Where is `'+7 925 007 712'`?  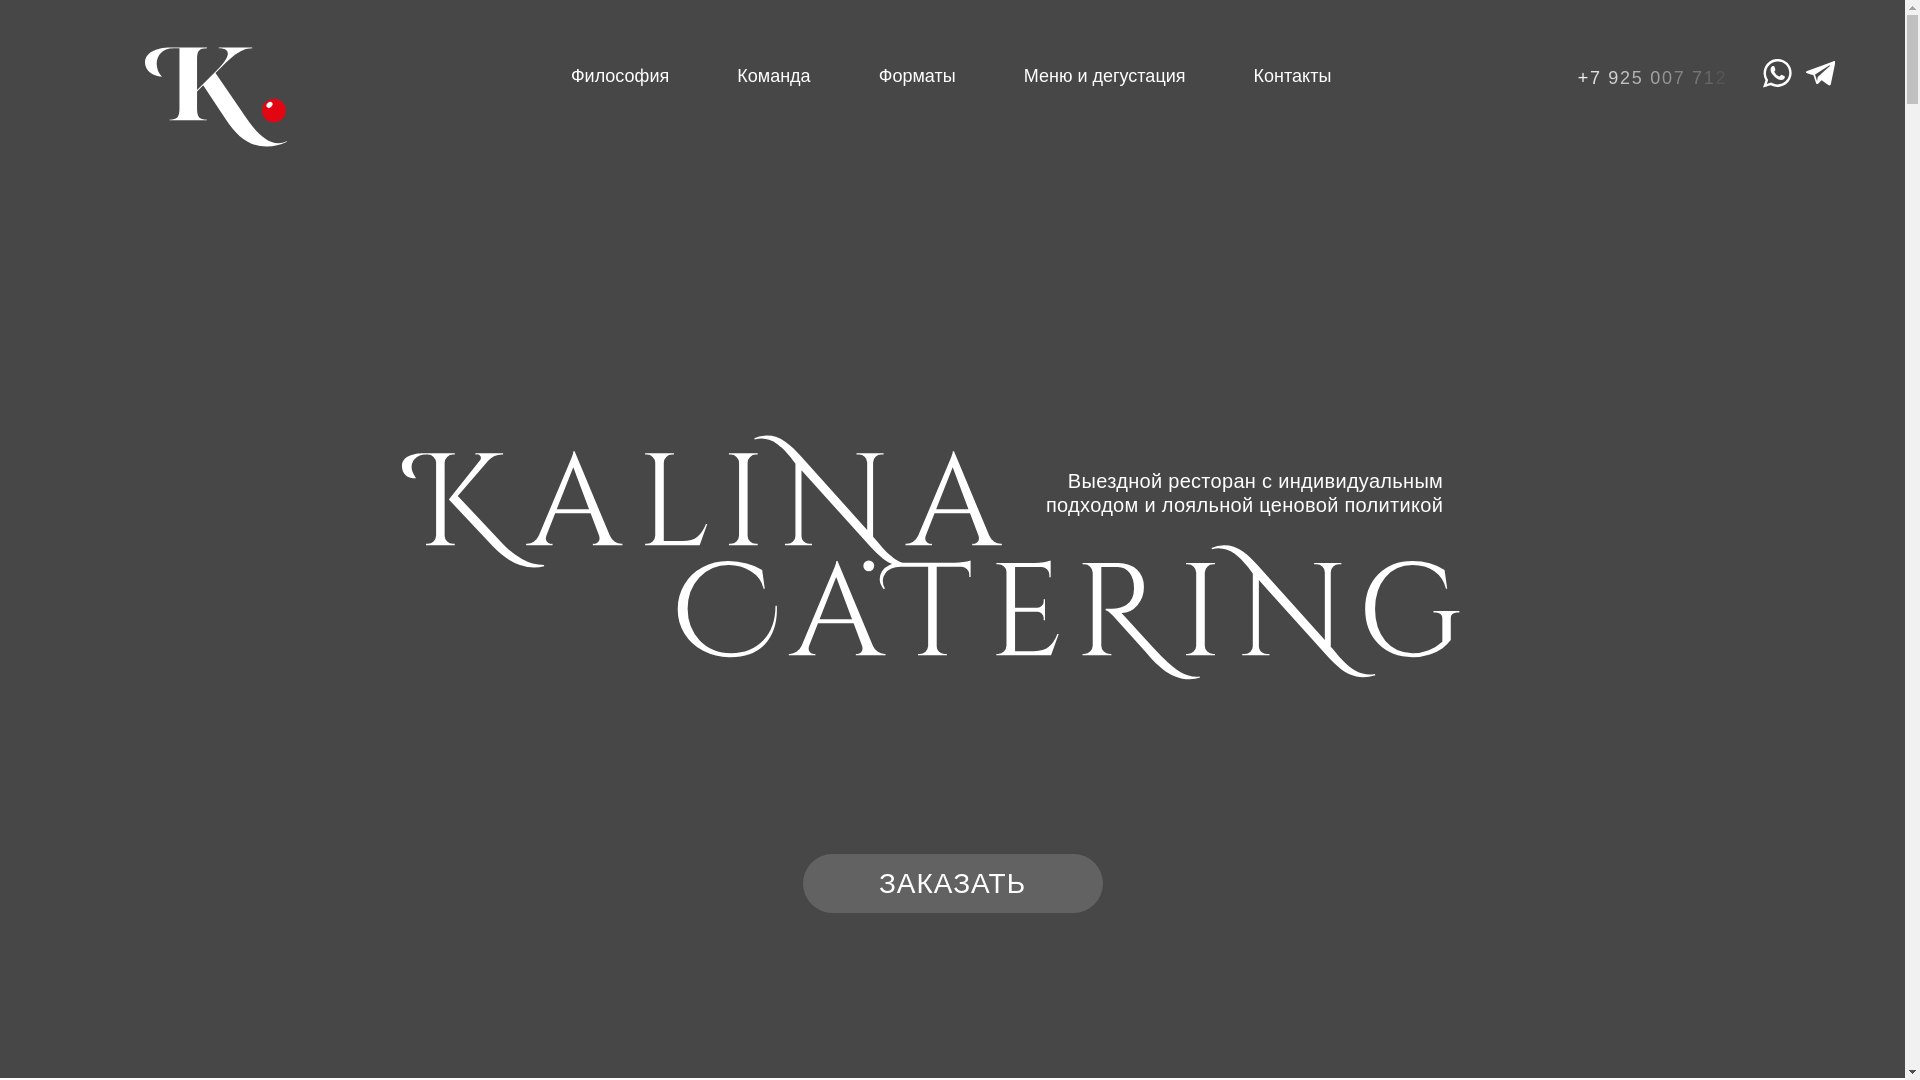 '+7 925 007 712' is located at coordinates (1658, 76).